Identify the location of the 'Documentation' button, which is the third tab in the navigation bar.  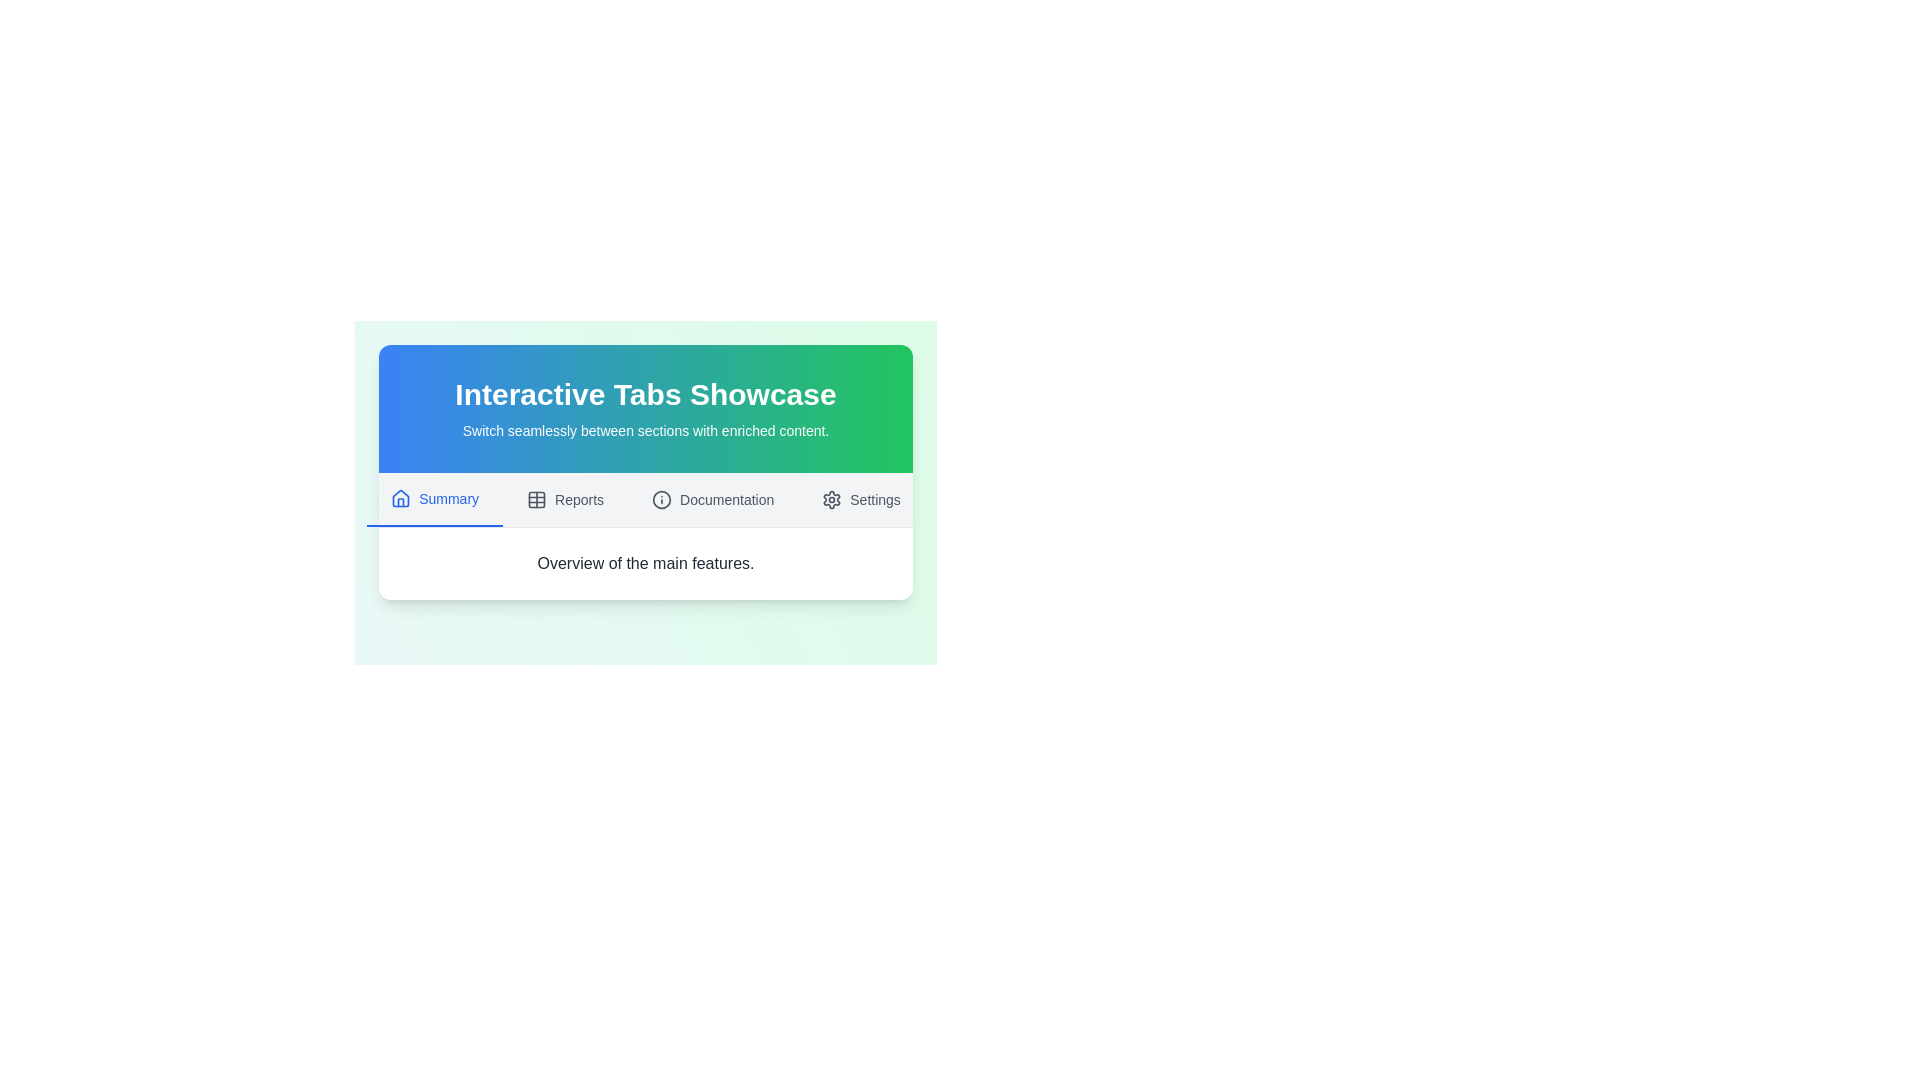
(713, 499).